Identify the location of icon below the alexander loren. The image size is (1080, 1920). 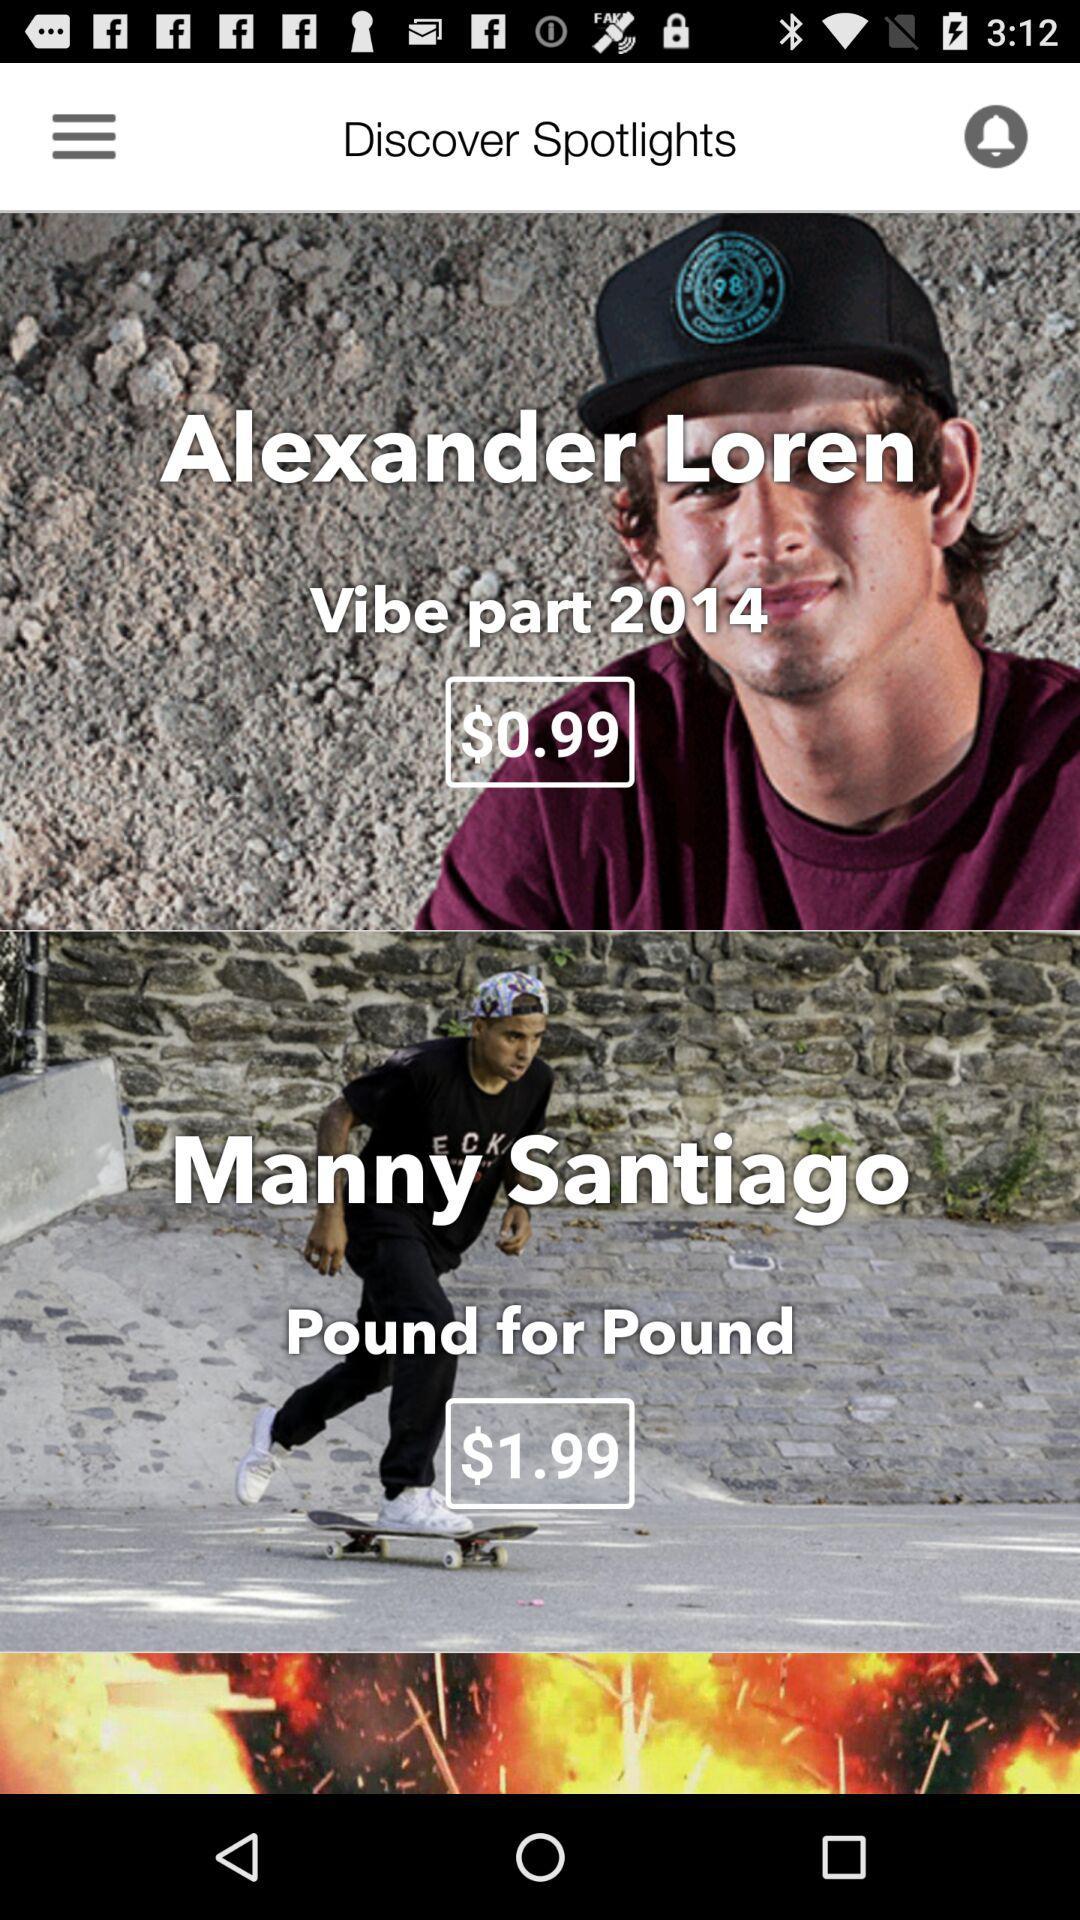
(540, 608).